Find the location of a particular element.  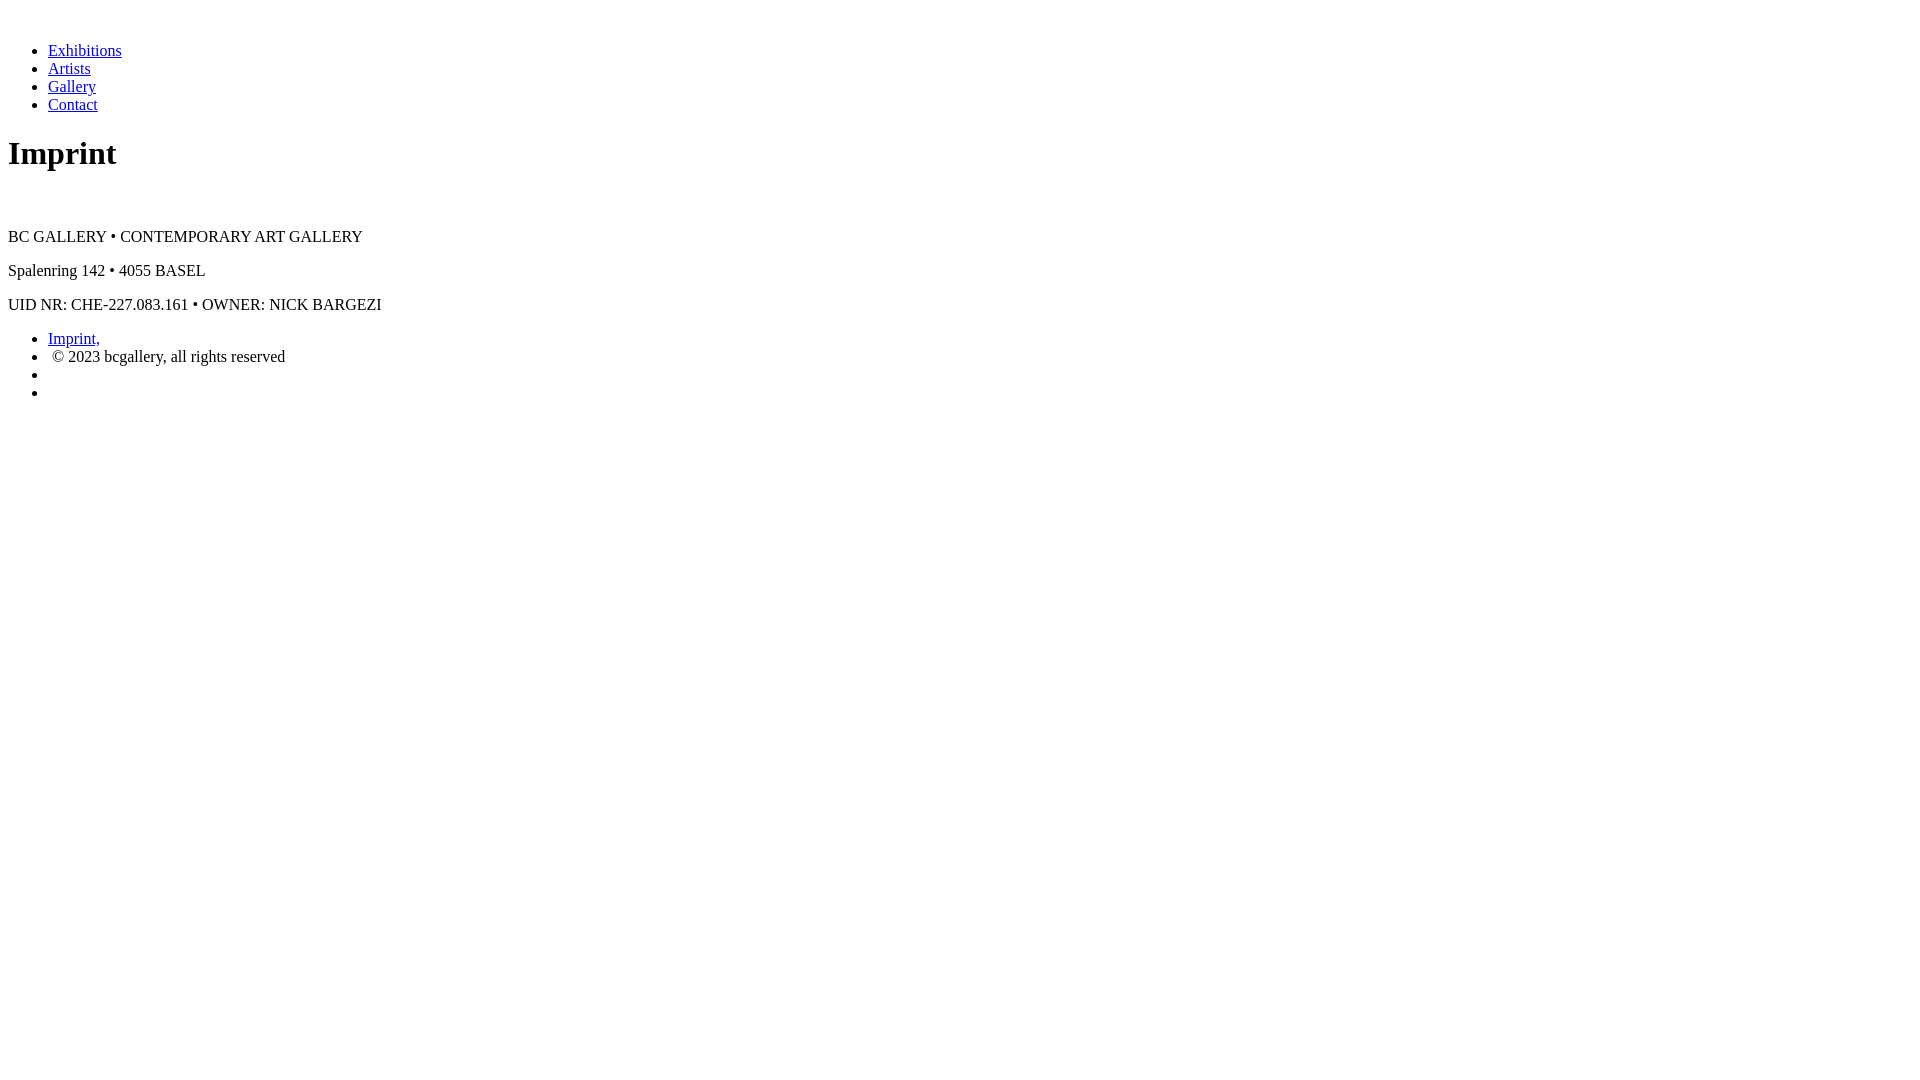

'Gallery' is located at coordinates (72, 85).